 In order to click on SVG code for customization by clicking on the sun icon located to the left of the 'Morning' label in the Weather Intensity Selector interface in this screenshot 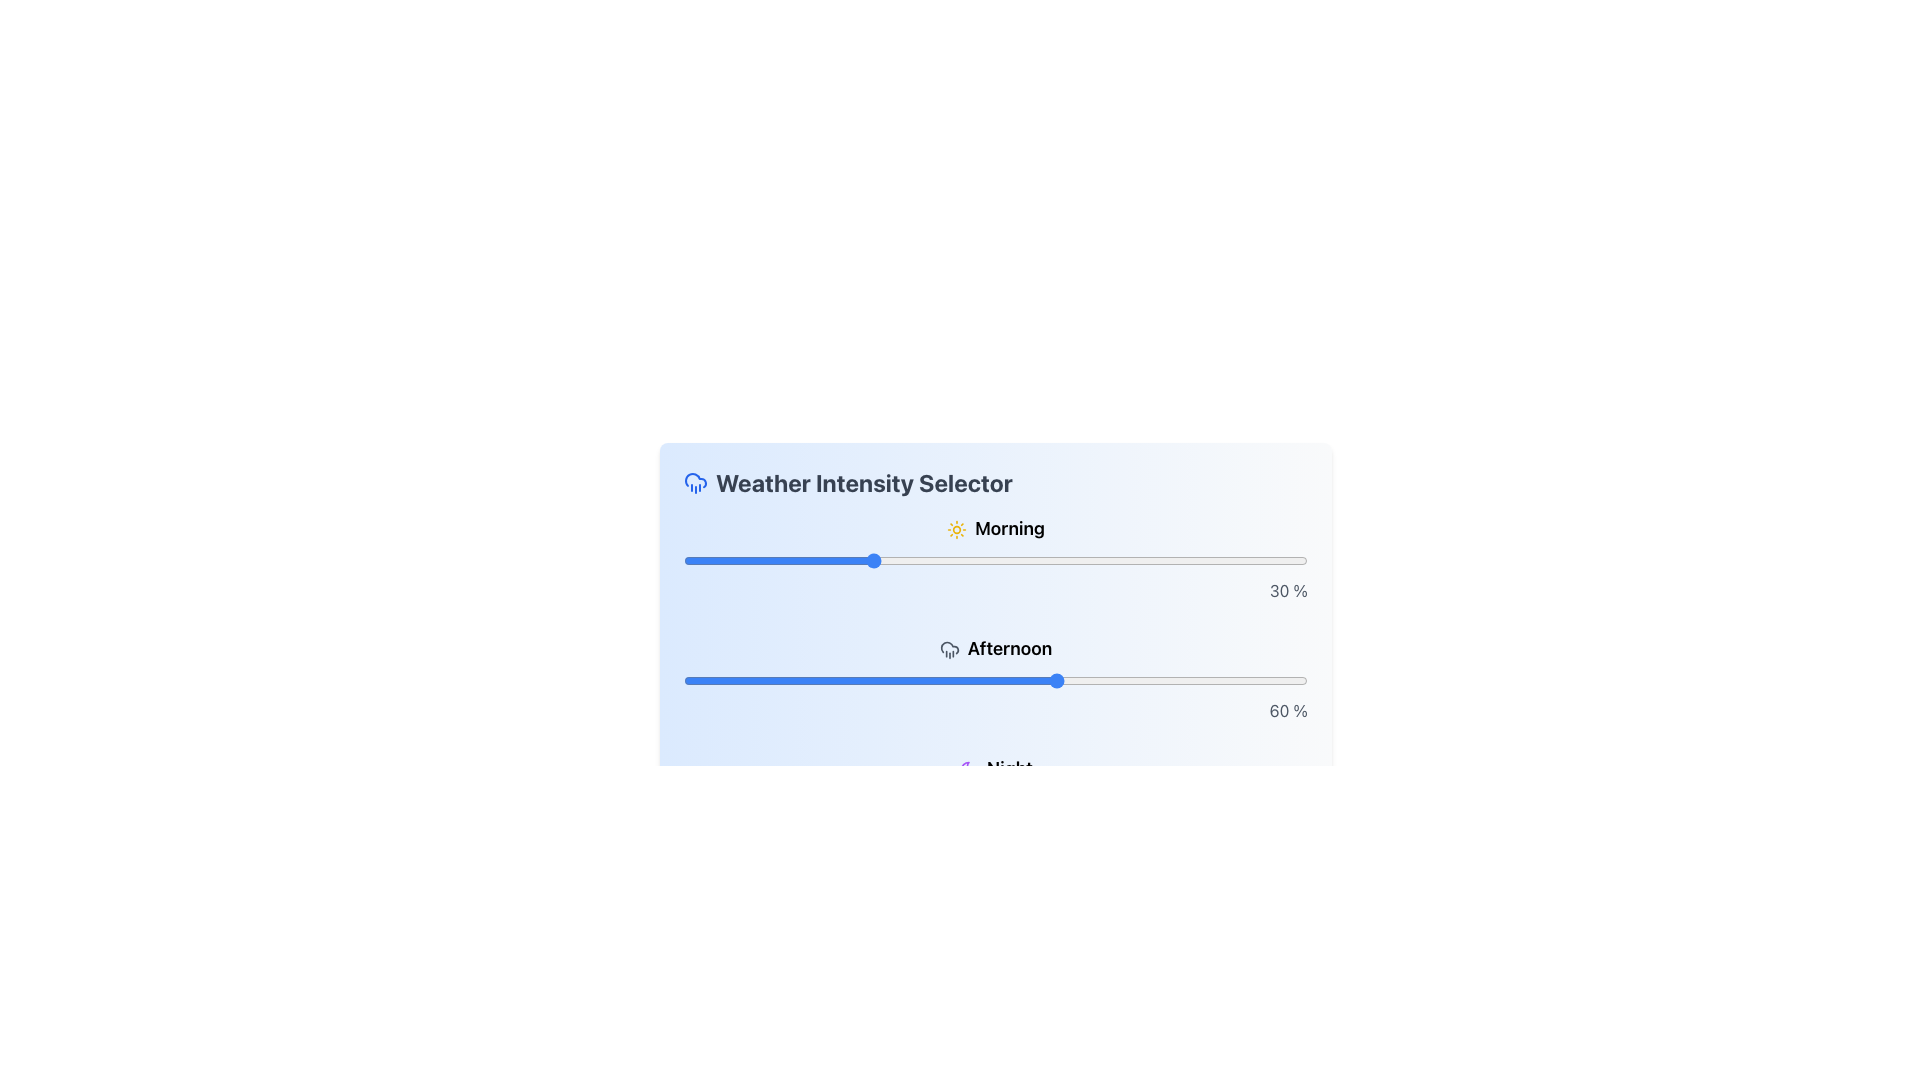, I will do `click(956, 529)`.